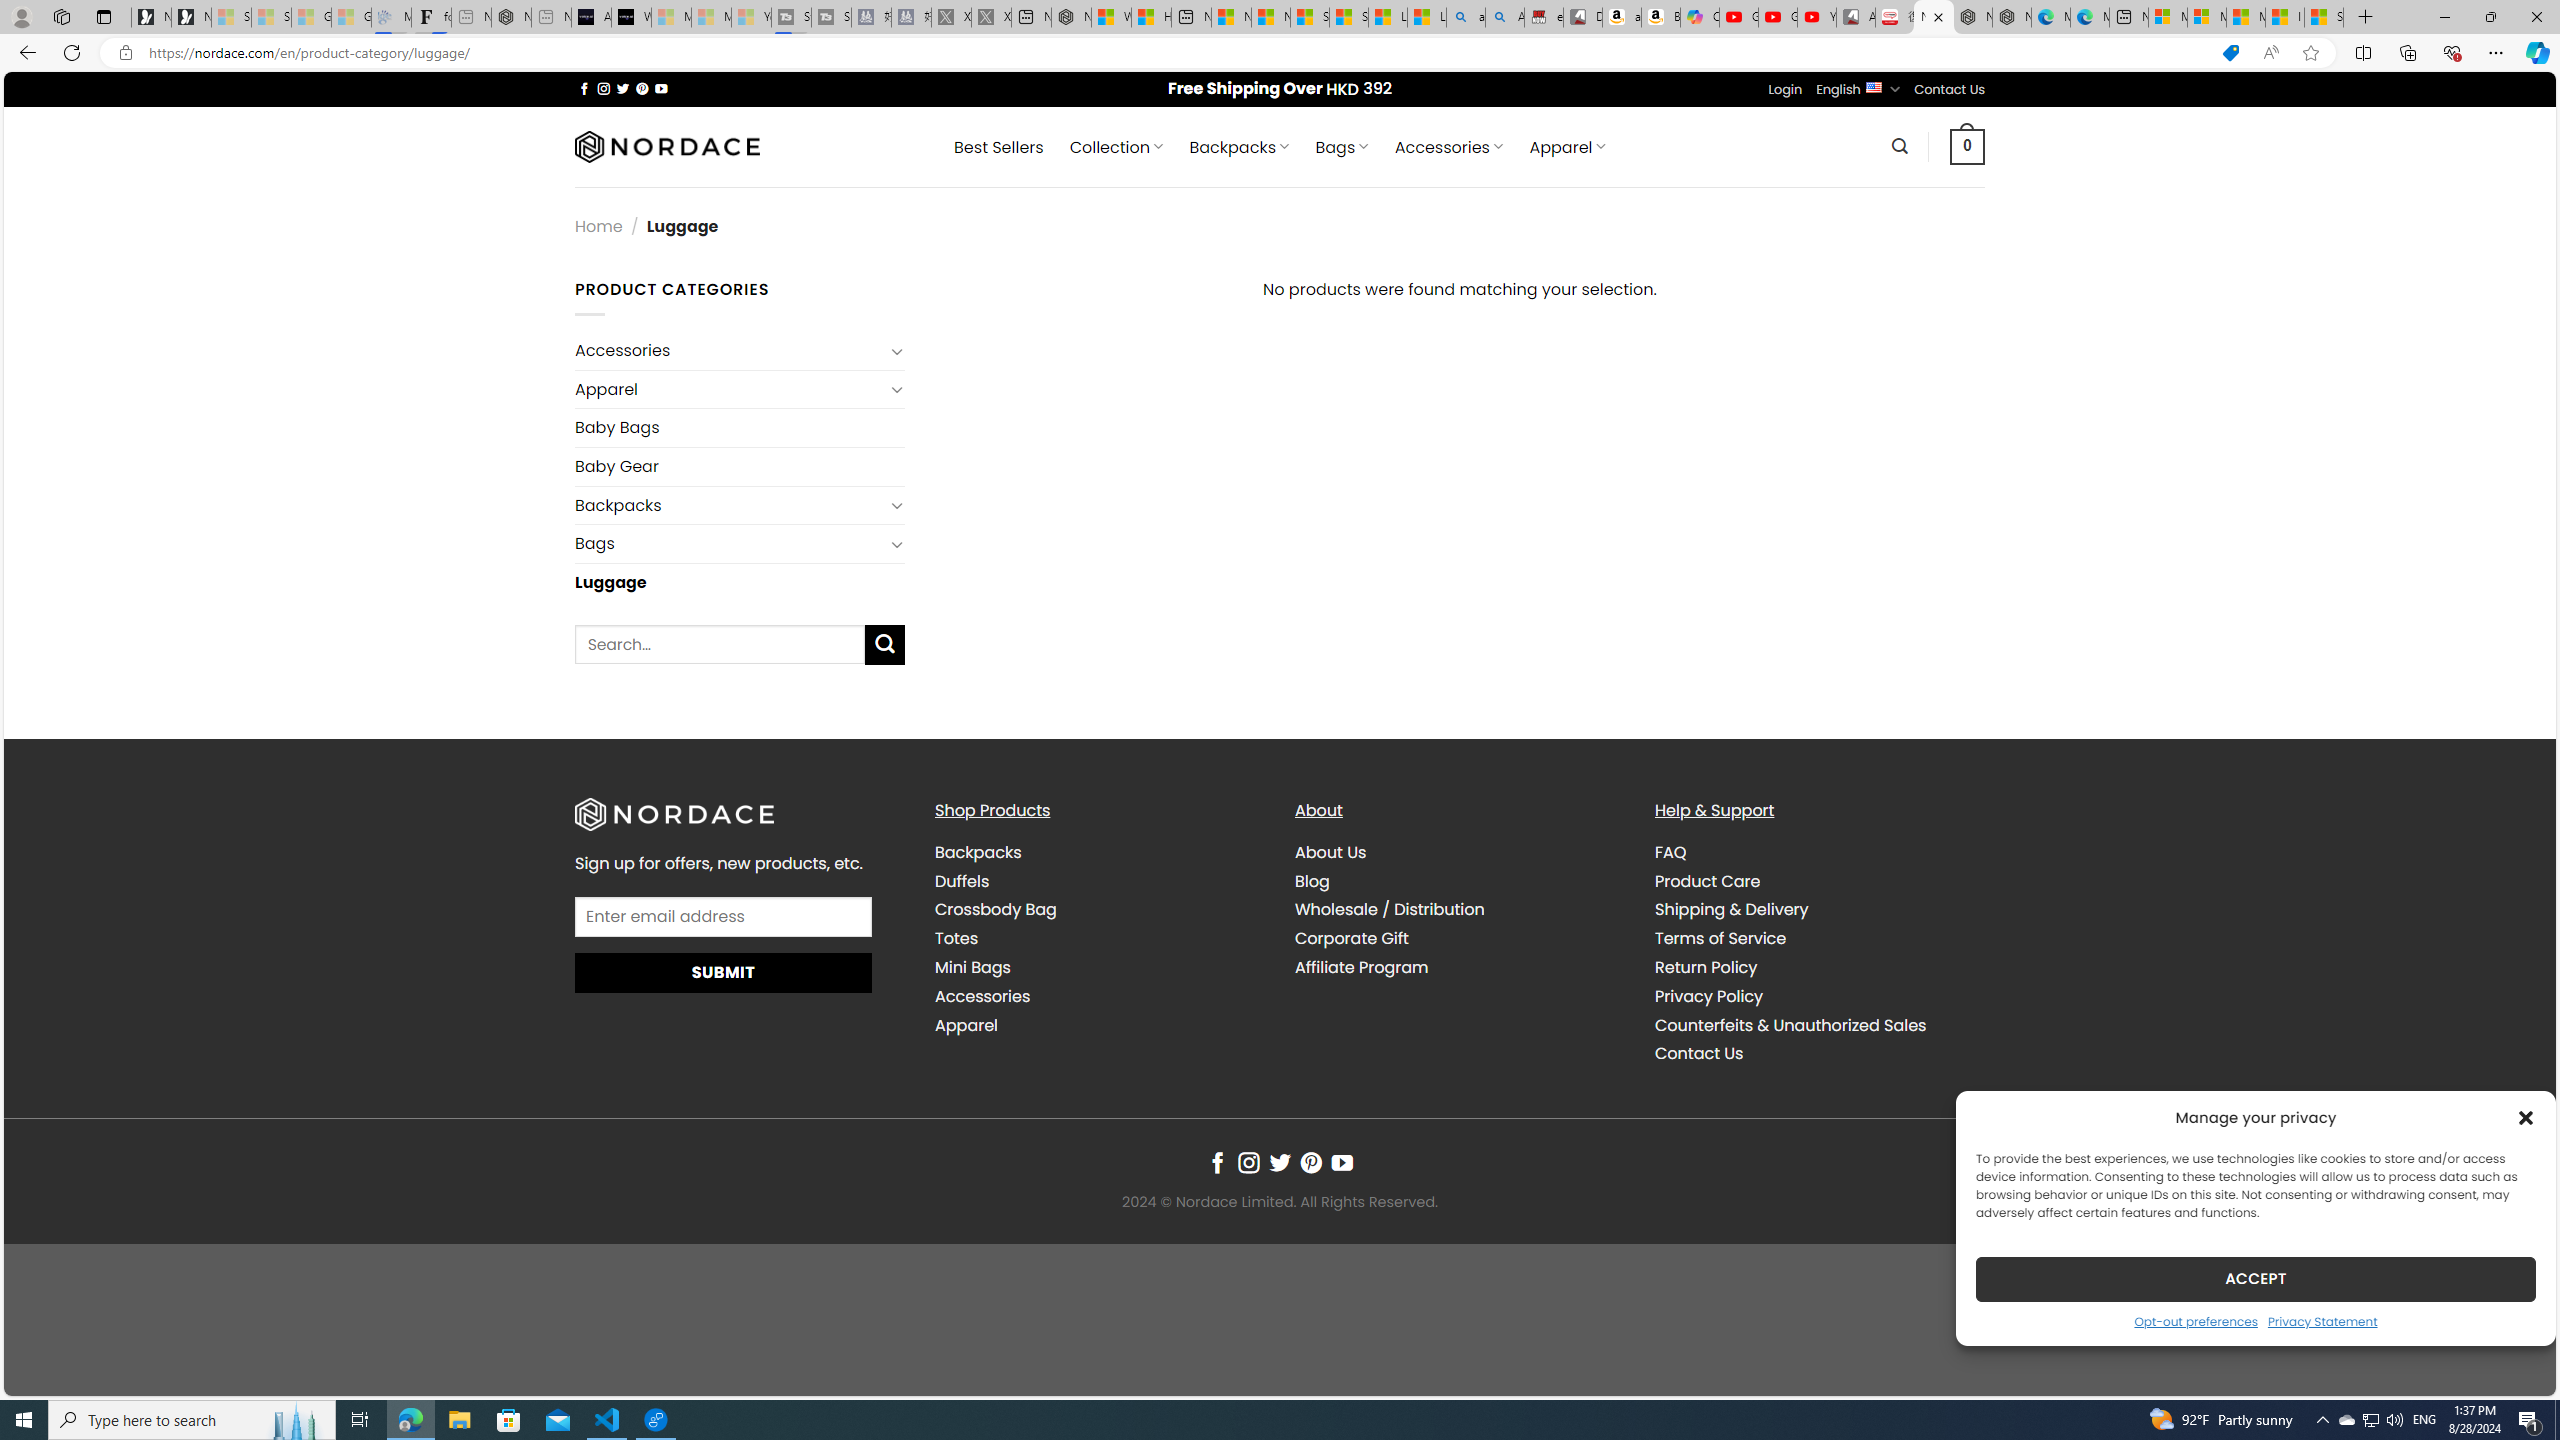  Describe the element at coordinates (2011, 16) in the screenshot. I see `'Nordace - Nordace has arrived Hong Kong'` at that location.